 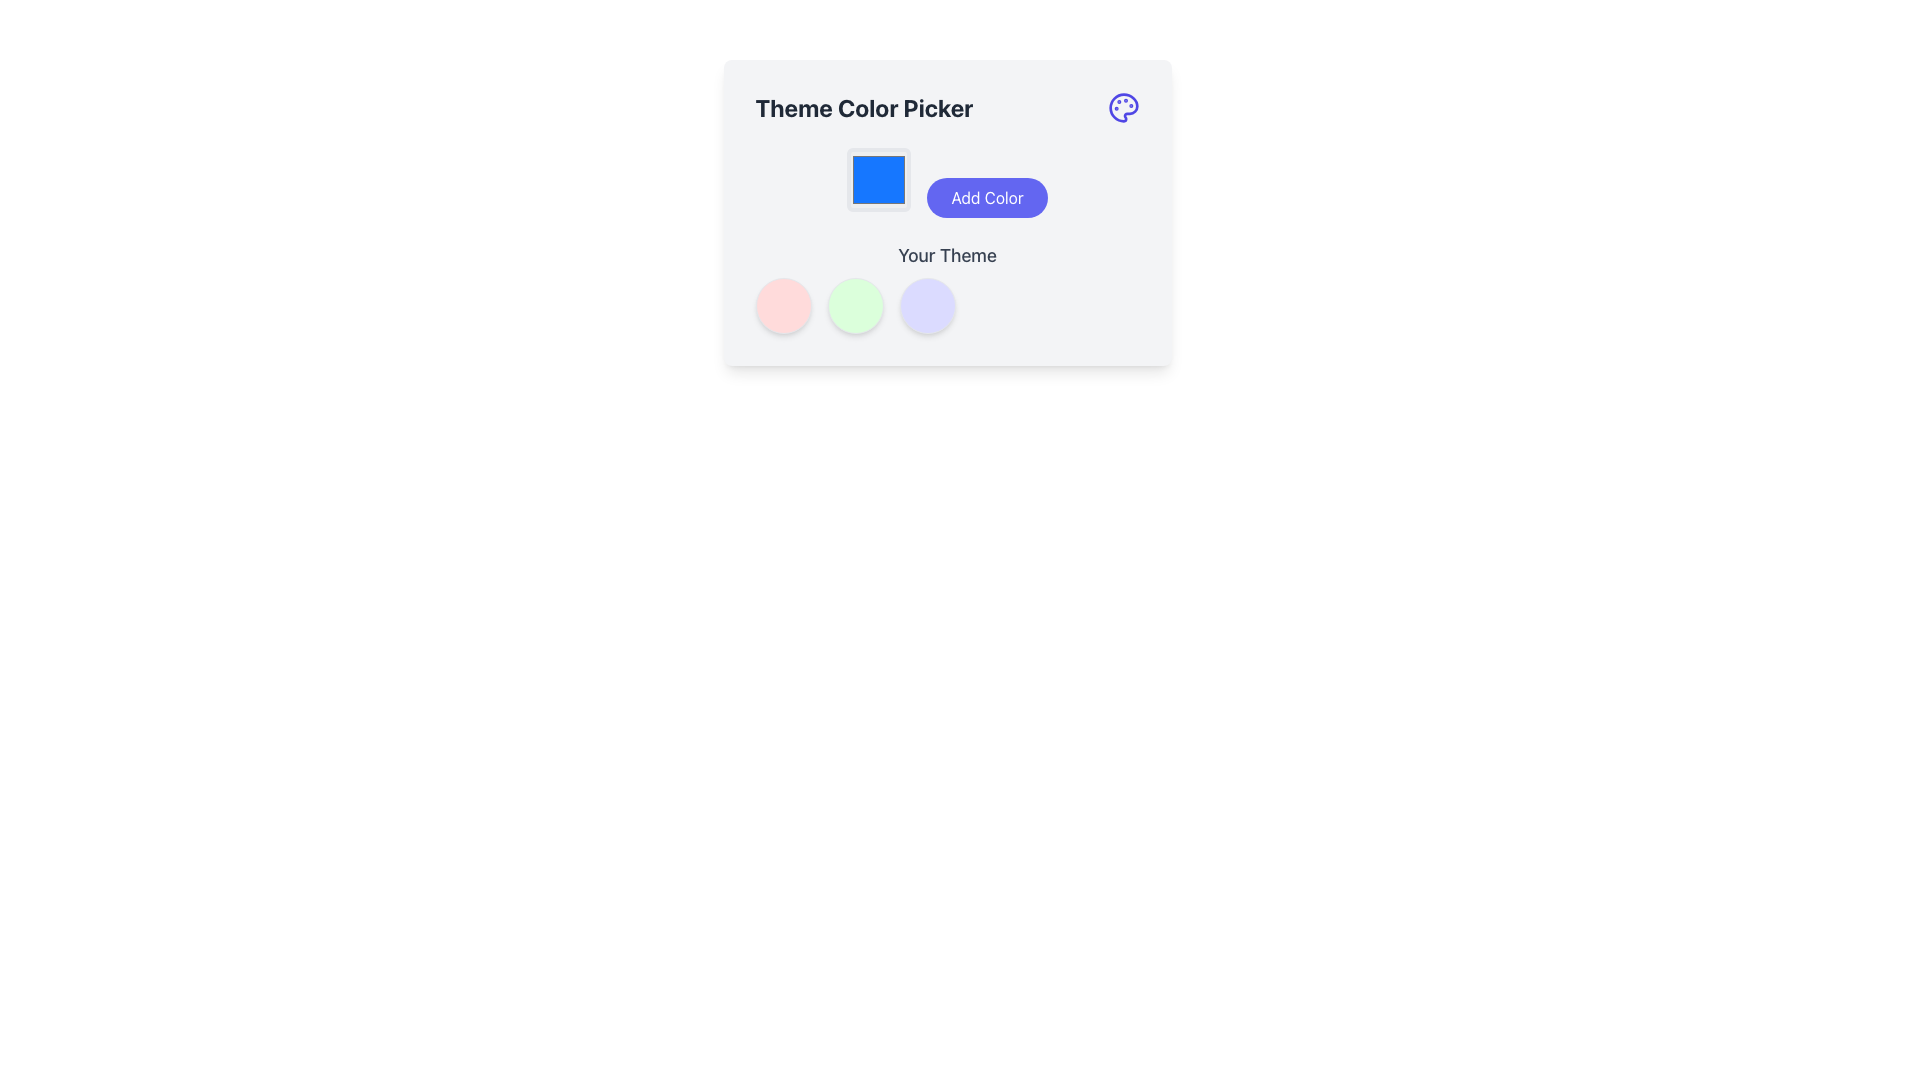 I want to click on the art palette graphical icon located in the top-right corner of the interface card, which signifies color-related functionalities, so click(x=1123, y=108).